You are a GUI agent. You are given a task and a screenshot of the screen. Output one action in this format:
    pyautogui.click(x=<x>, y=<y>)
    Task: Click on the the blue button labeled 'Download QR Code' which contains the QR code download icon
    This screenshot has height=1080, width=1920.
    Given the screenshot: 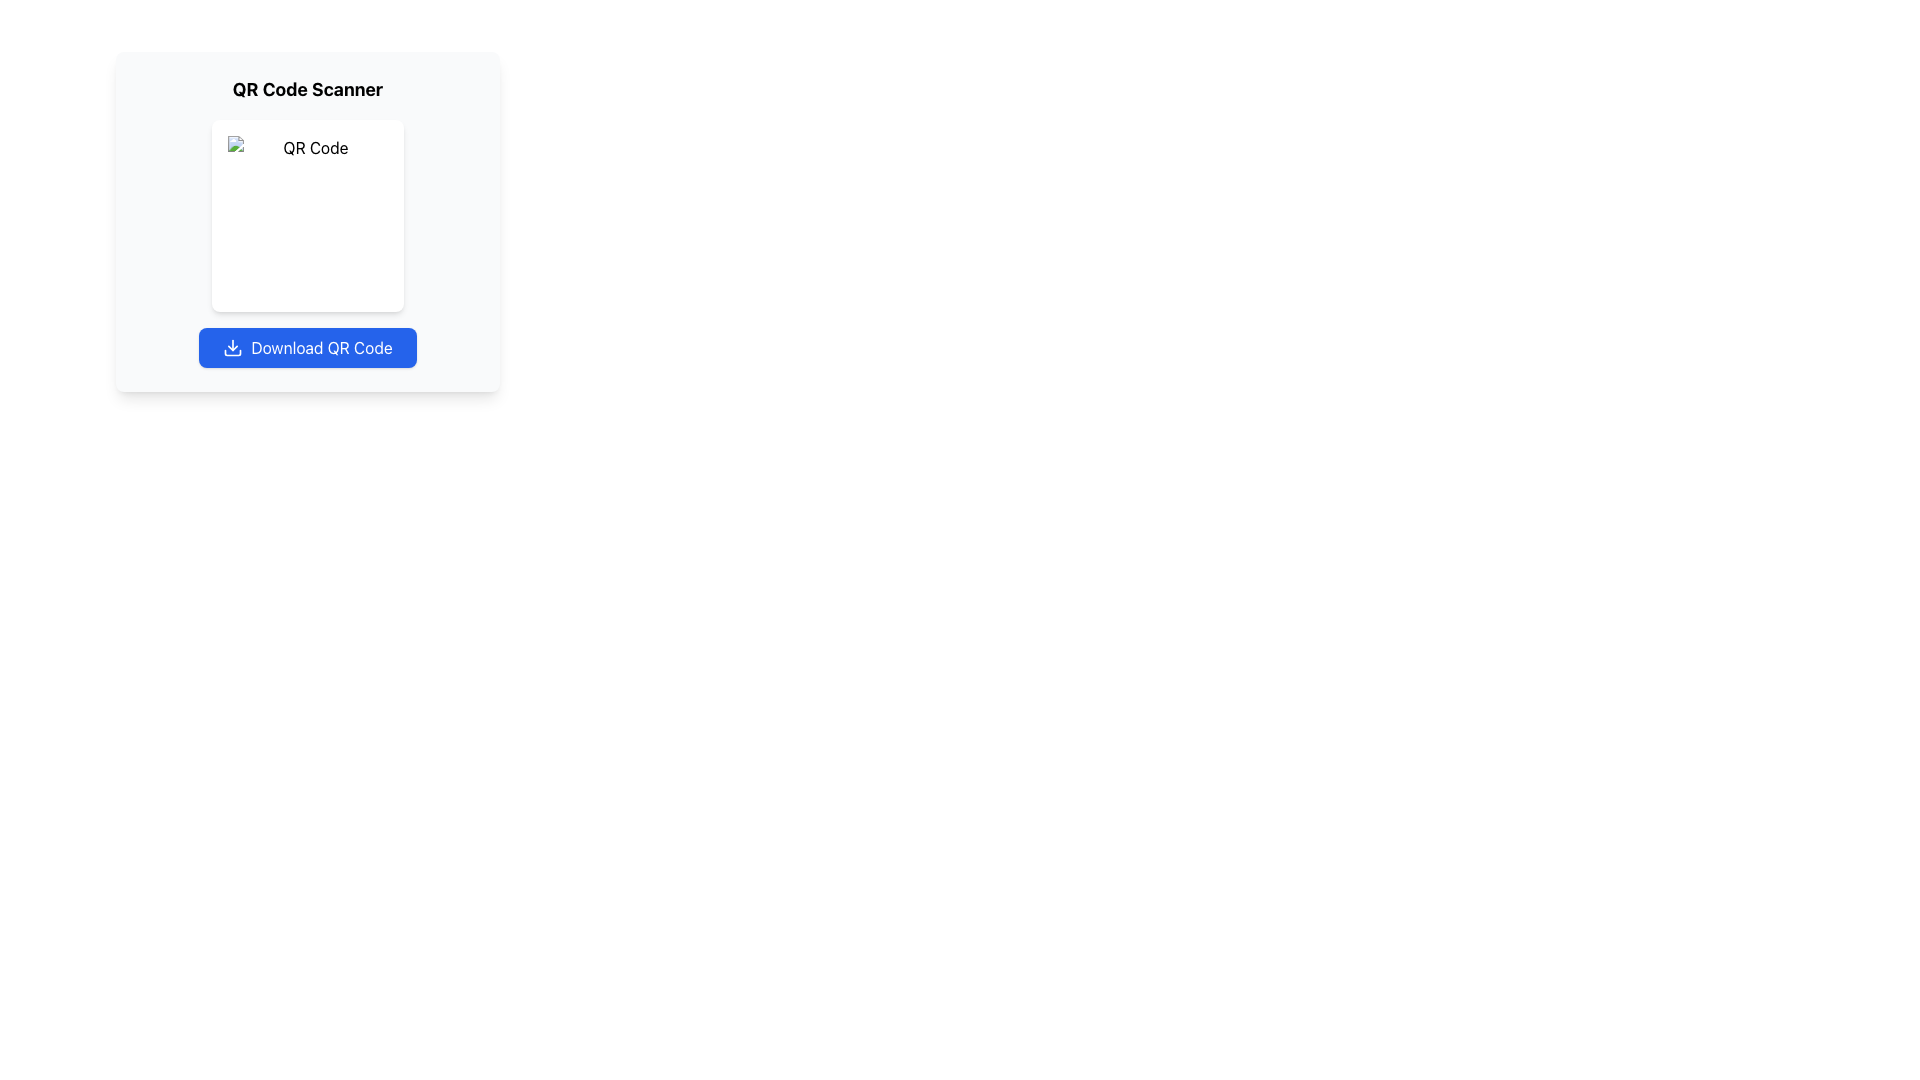 What is the action you would take?
    pyautogui.click(x=233, y=346)
    